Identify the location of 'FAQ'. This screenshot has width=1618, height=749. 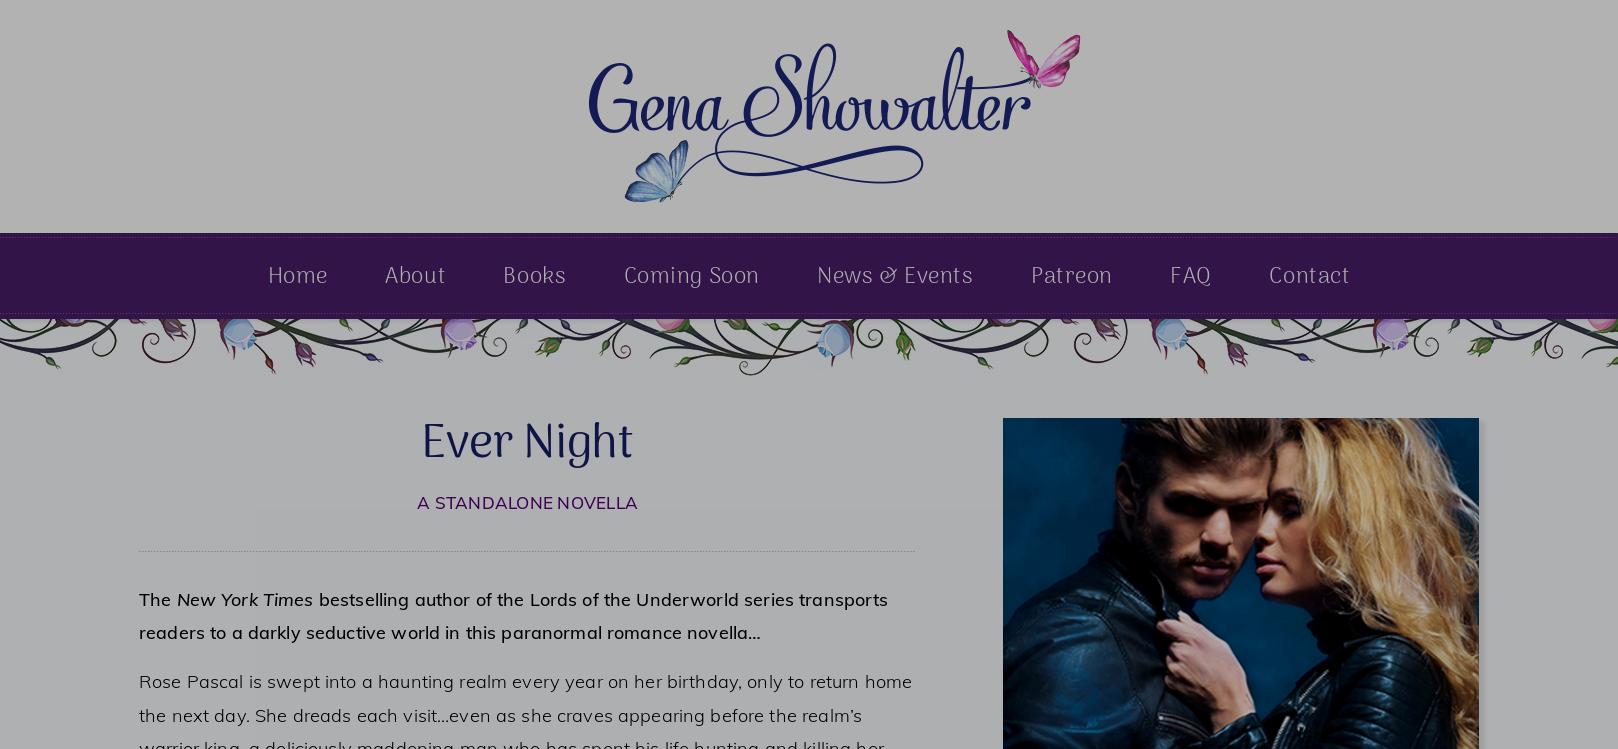
(1191, 276).